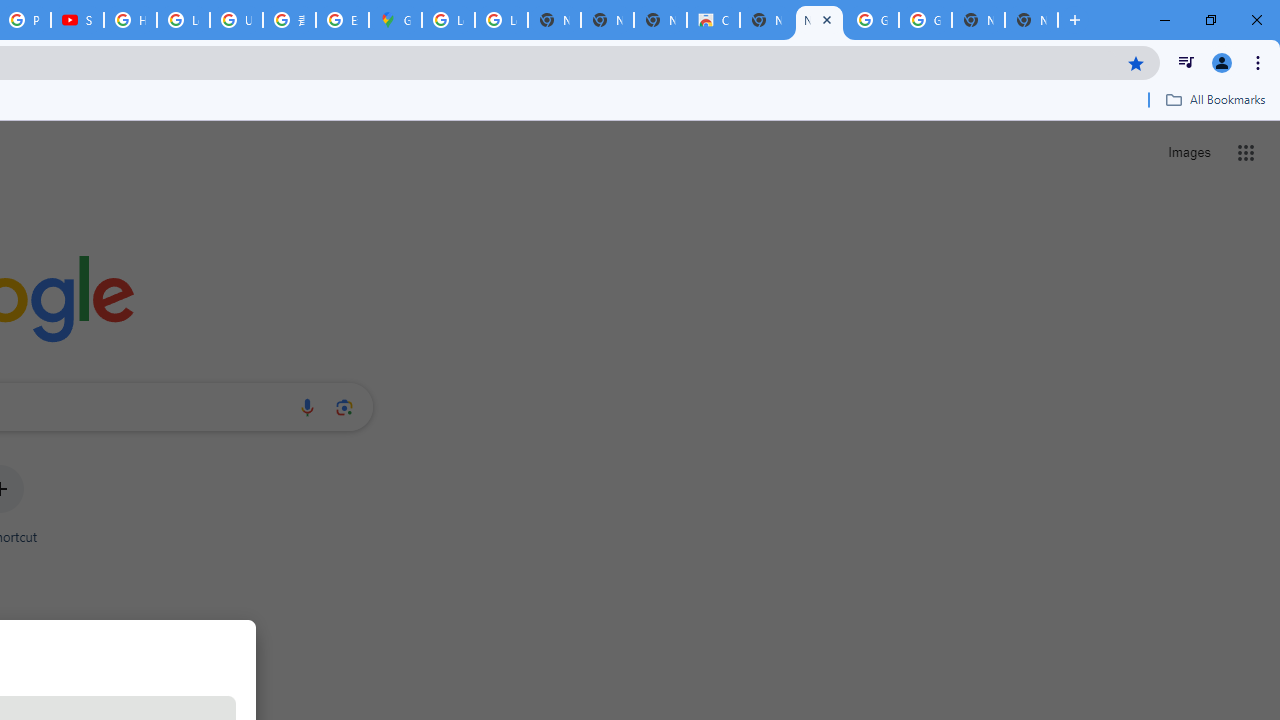 Image resolution: width=1280 pixels, height=720 pixels. What do you see at coordinates (342, 20) in the screenshot?
I see `'Explore new street-level details - Google Maps Help'` at bounding box center [342, 20].